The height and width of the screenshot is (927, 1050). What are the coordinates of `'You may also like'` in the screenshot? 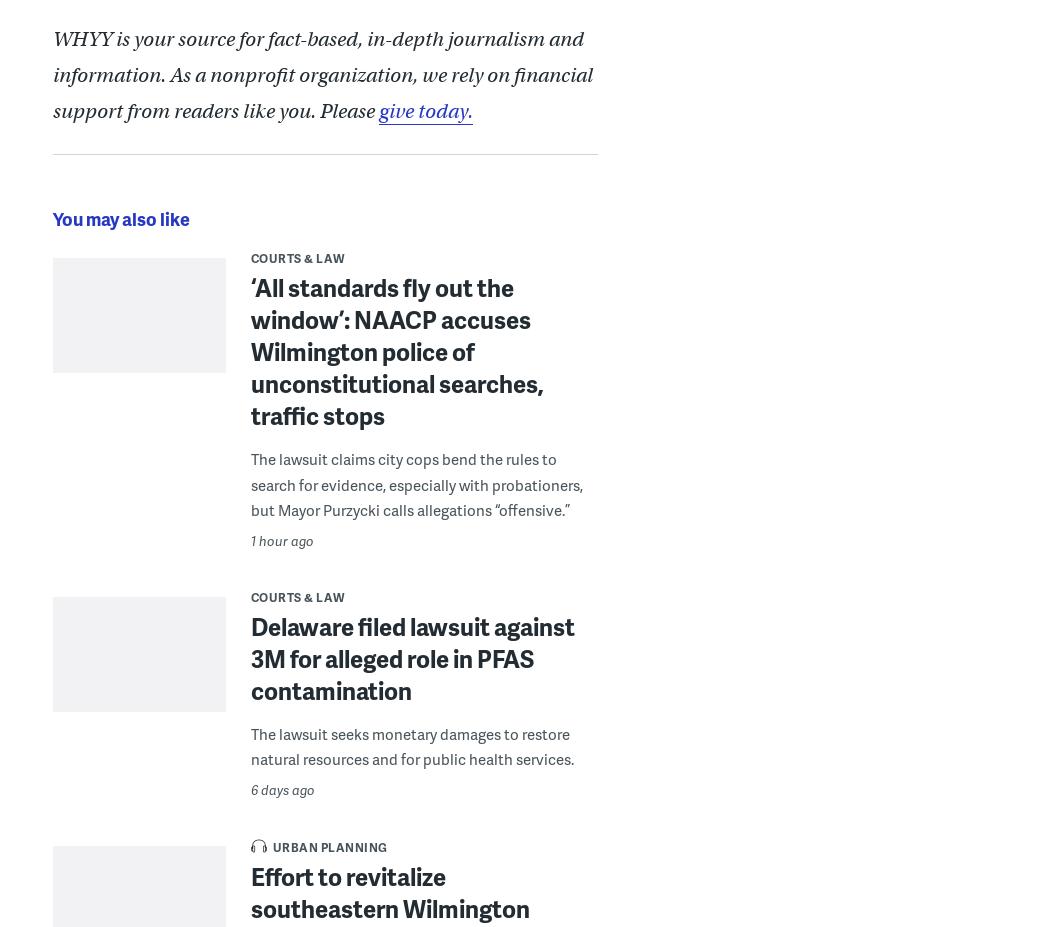 It's located at (119, 218).